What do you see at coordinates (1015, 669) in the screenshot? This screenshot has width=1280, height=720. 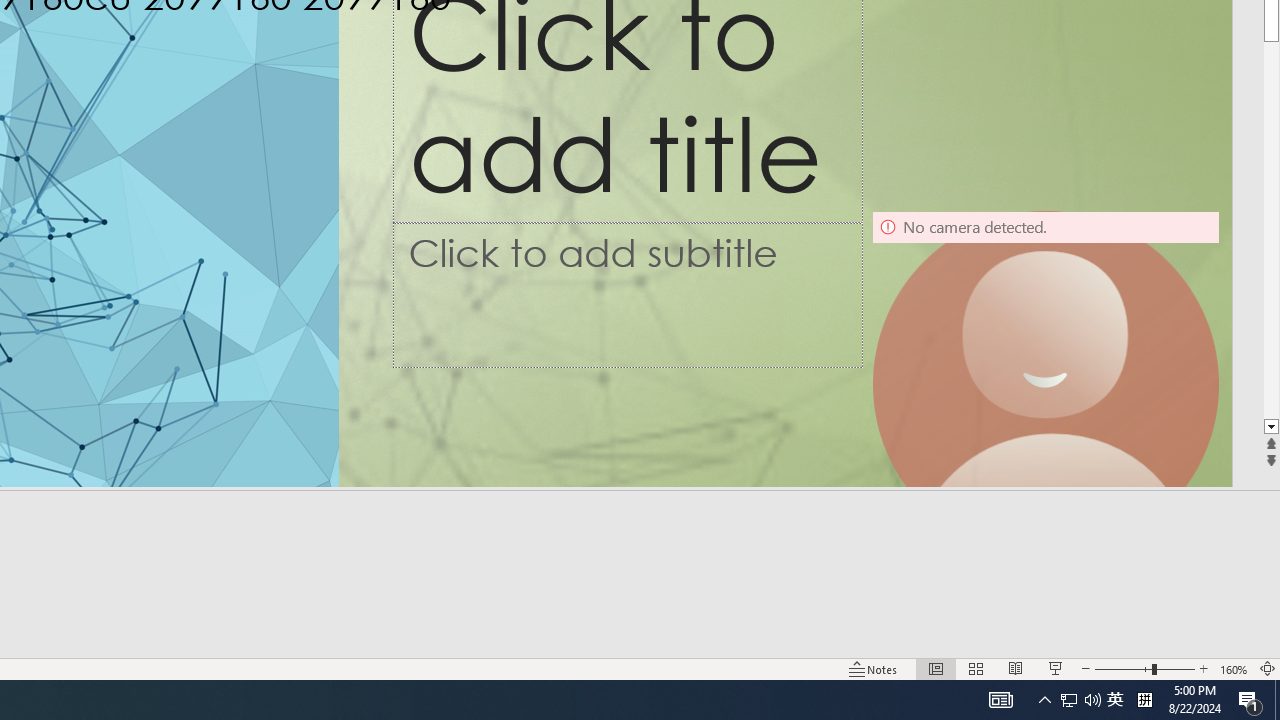 I see `'Reading View'` at bounding box center [1015, 669].